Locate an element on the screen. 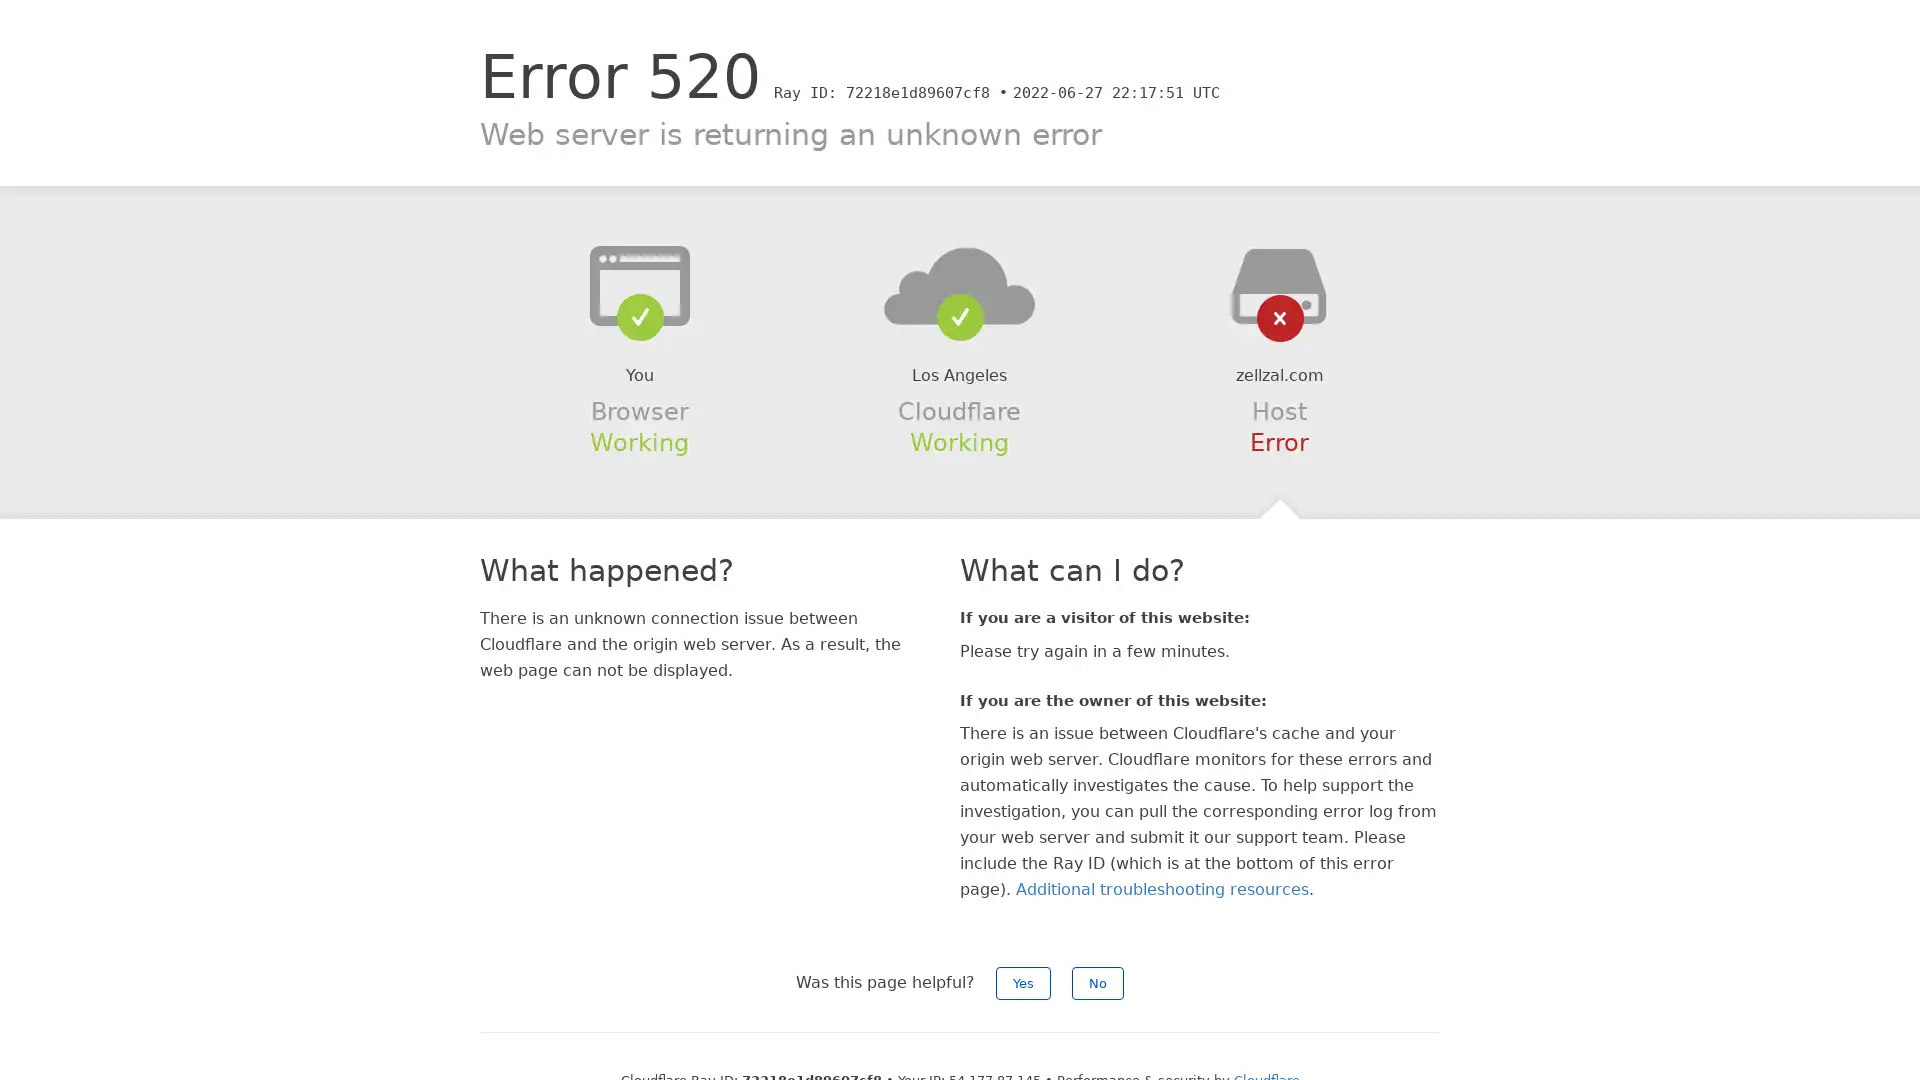 The height and width of the screenshot is (1080, 1920). Yes is located at coordinates (1023, 982).